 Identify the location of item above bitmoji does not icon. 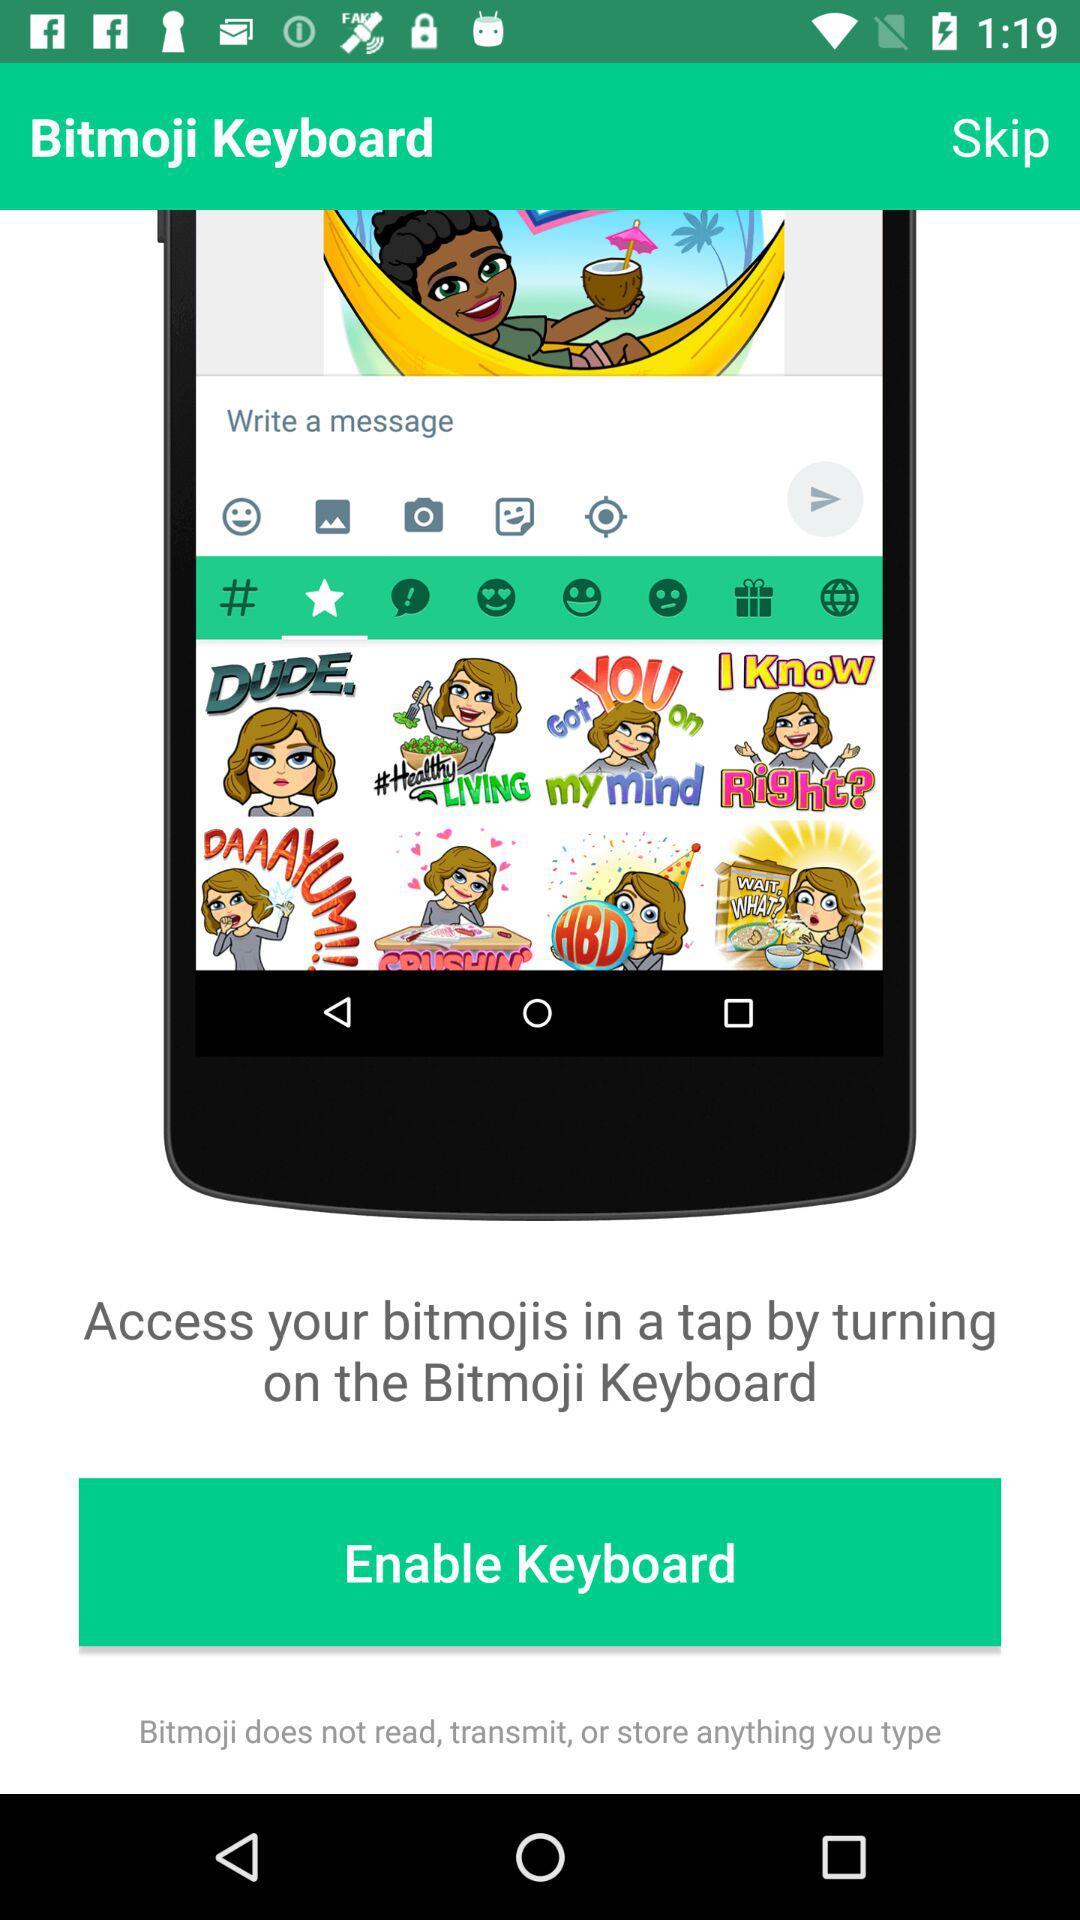
(540, 1561).